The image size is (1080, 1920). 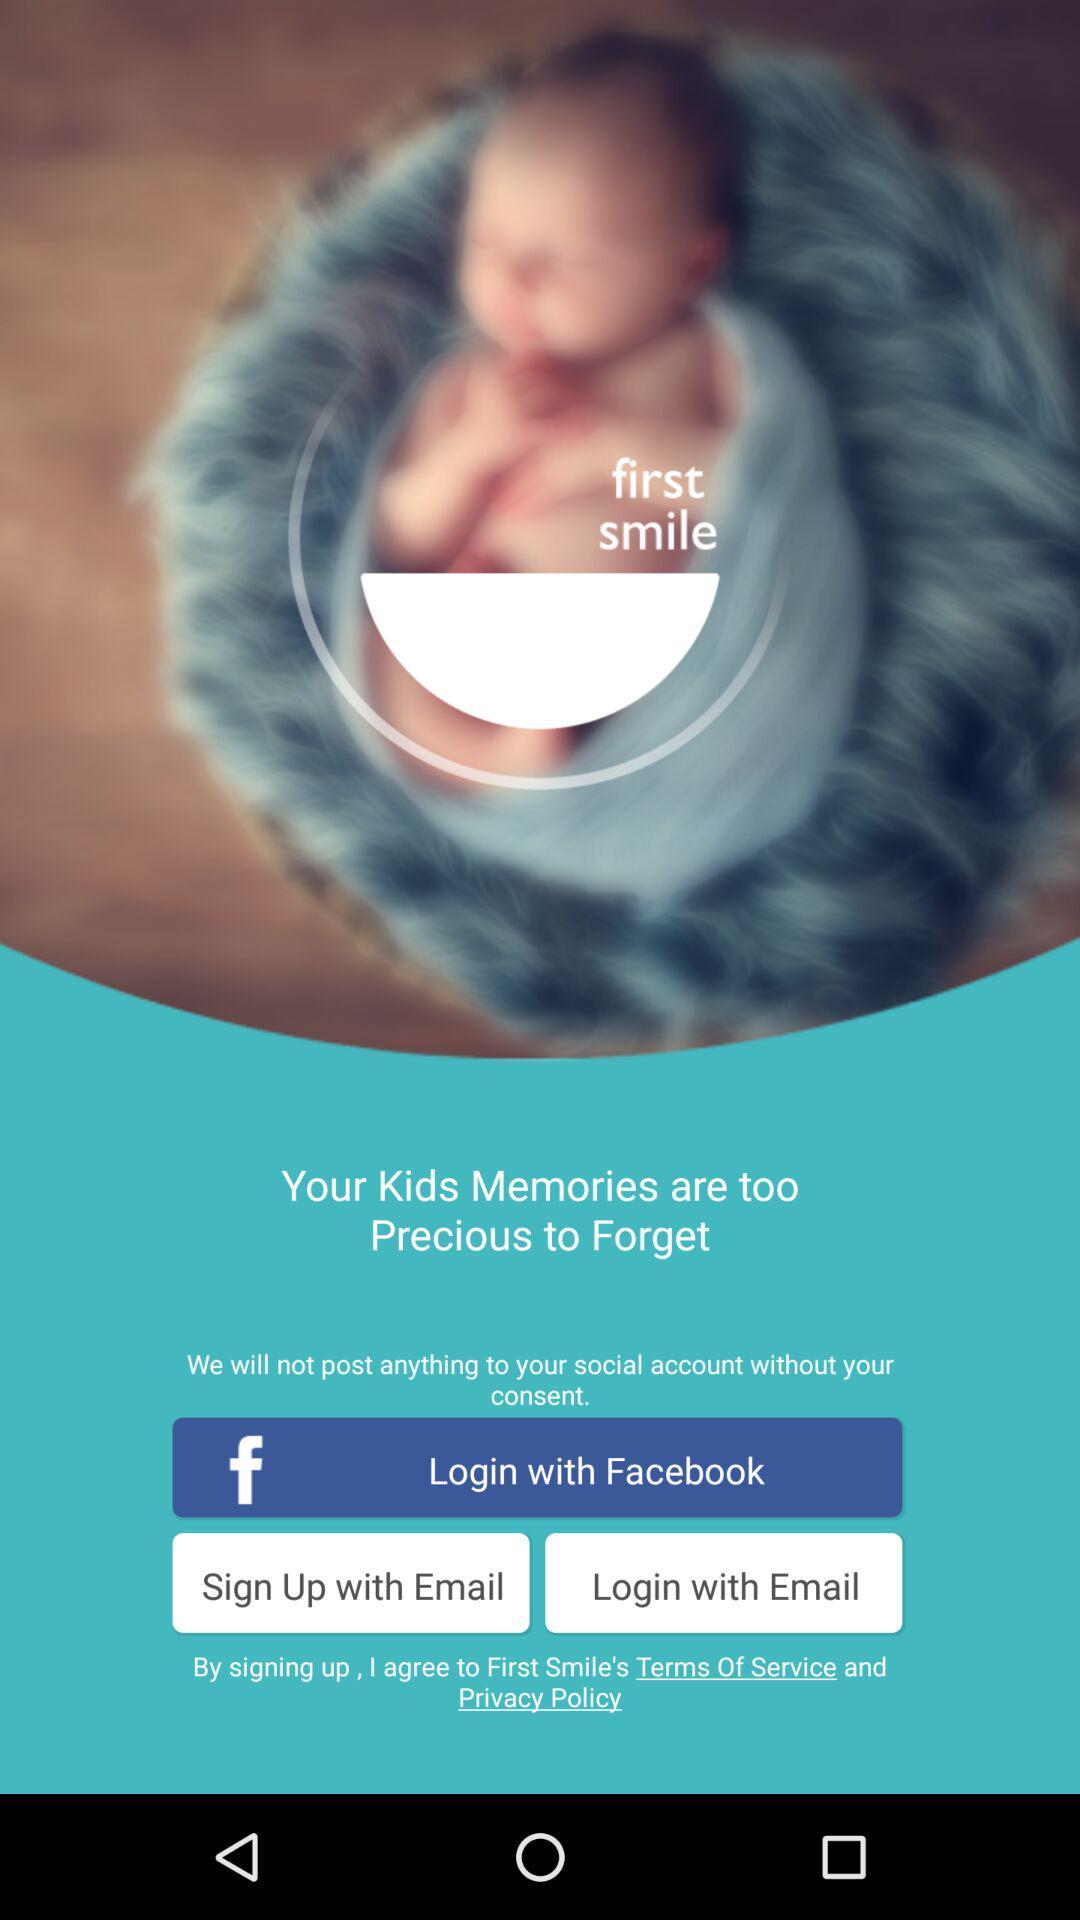 What do you see at coordinates (352, 1584) in the screenshot?
I see `the sign up with item` at bounding box center [352, 1584].